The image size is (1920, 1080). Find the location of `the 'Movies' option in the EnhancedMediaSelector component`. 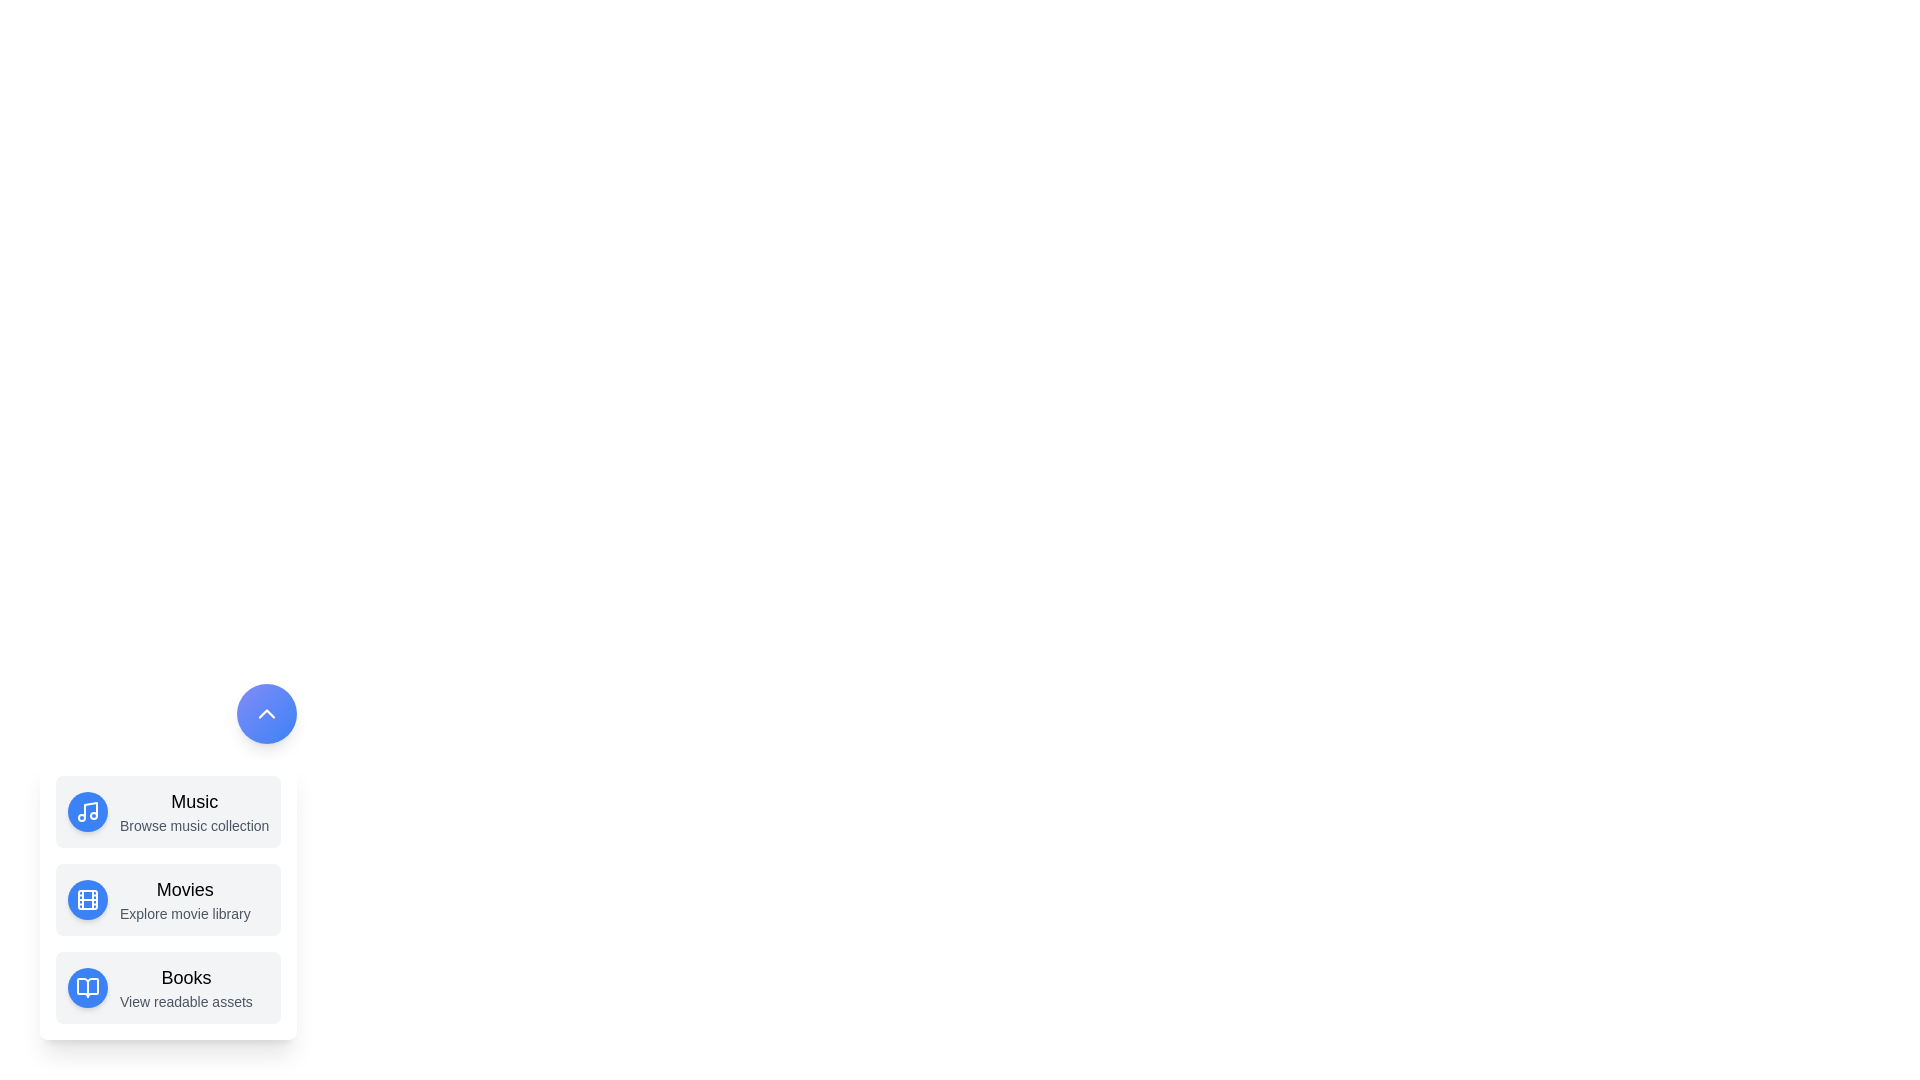

the 'Movies' option in the EnhancedMediaSelector component is located at coordinates (168, 898).